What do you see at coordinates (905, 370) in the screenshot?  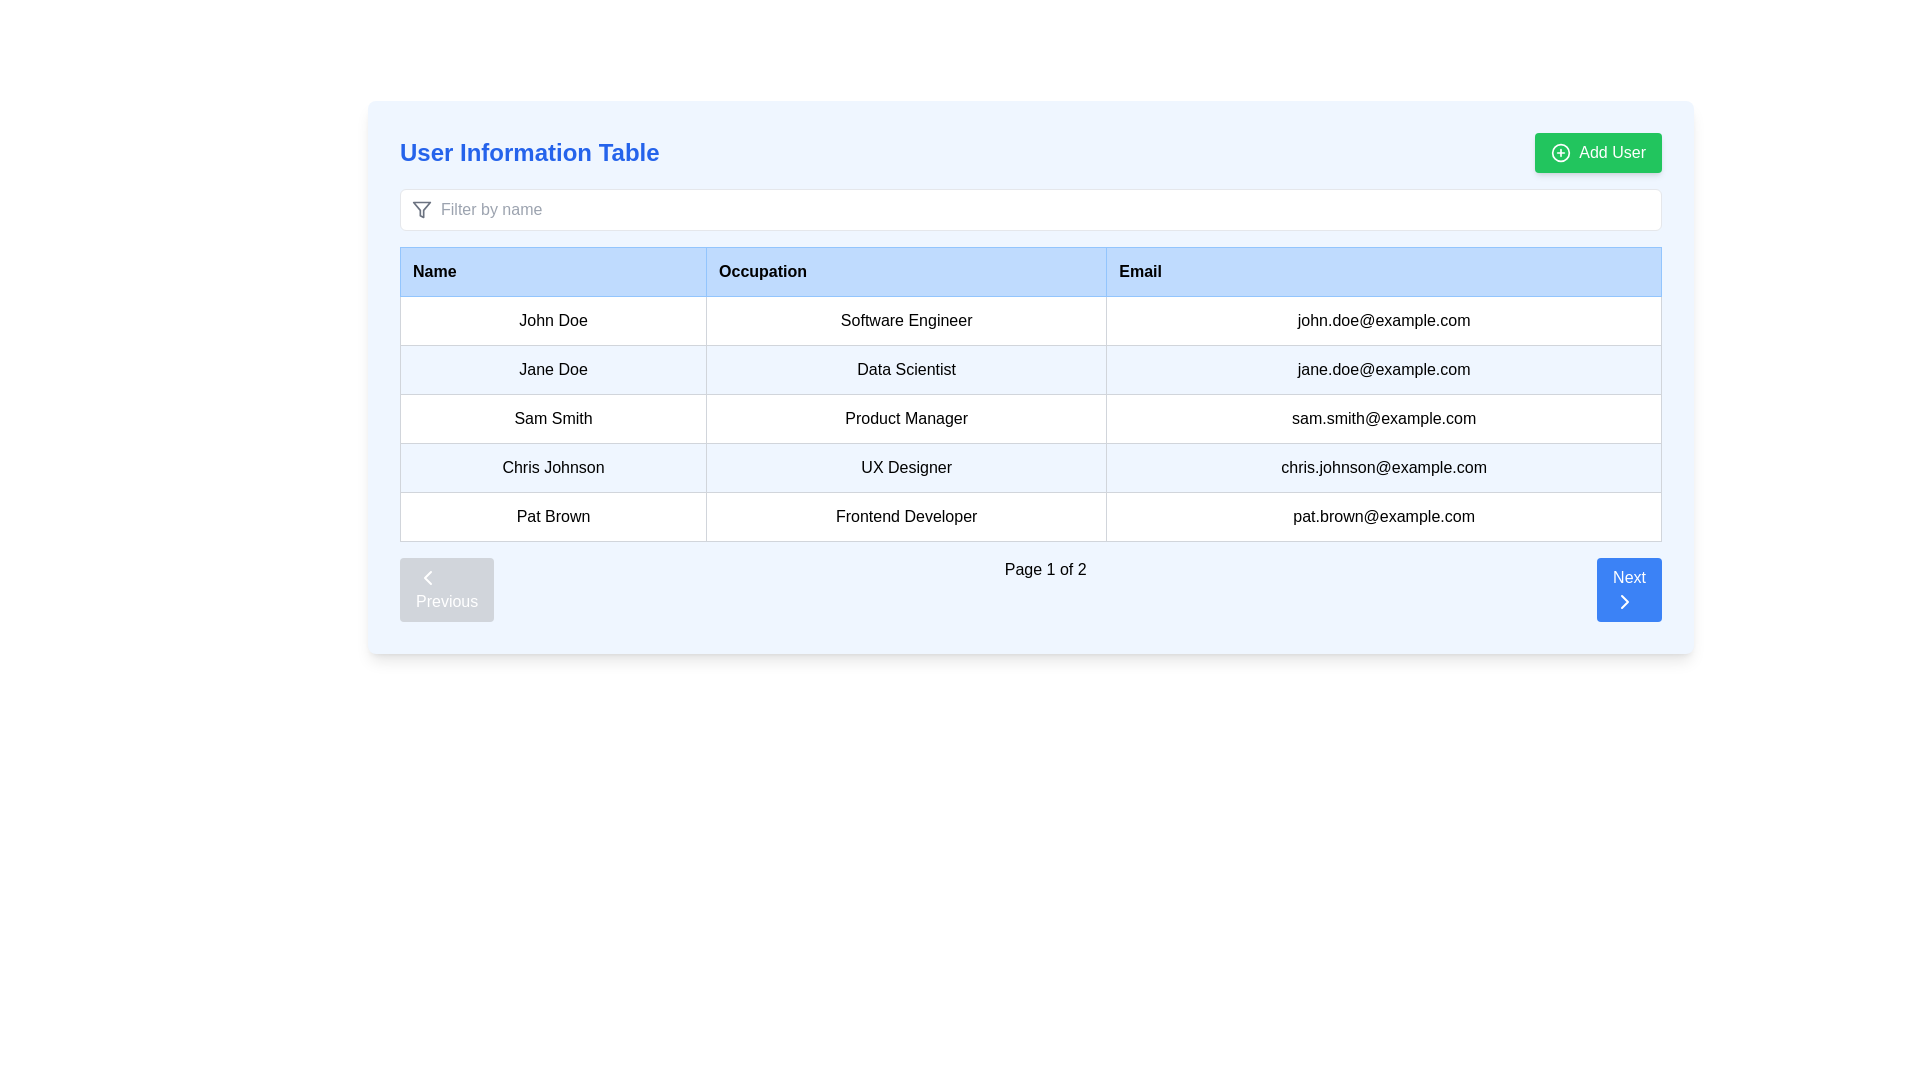 I see `the text label representing the job title in the second row of the table under the 'Occupation' column, which is horizontally aligned with 'Jane Doe' on the left and 'jane.doe@example.com' on the right` at bounding box center [905, 370].